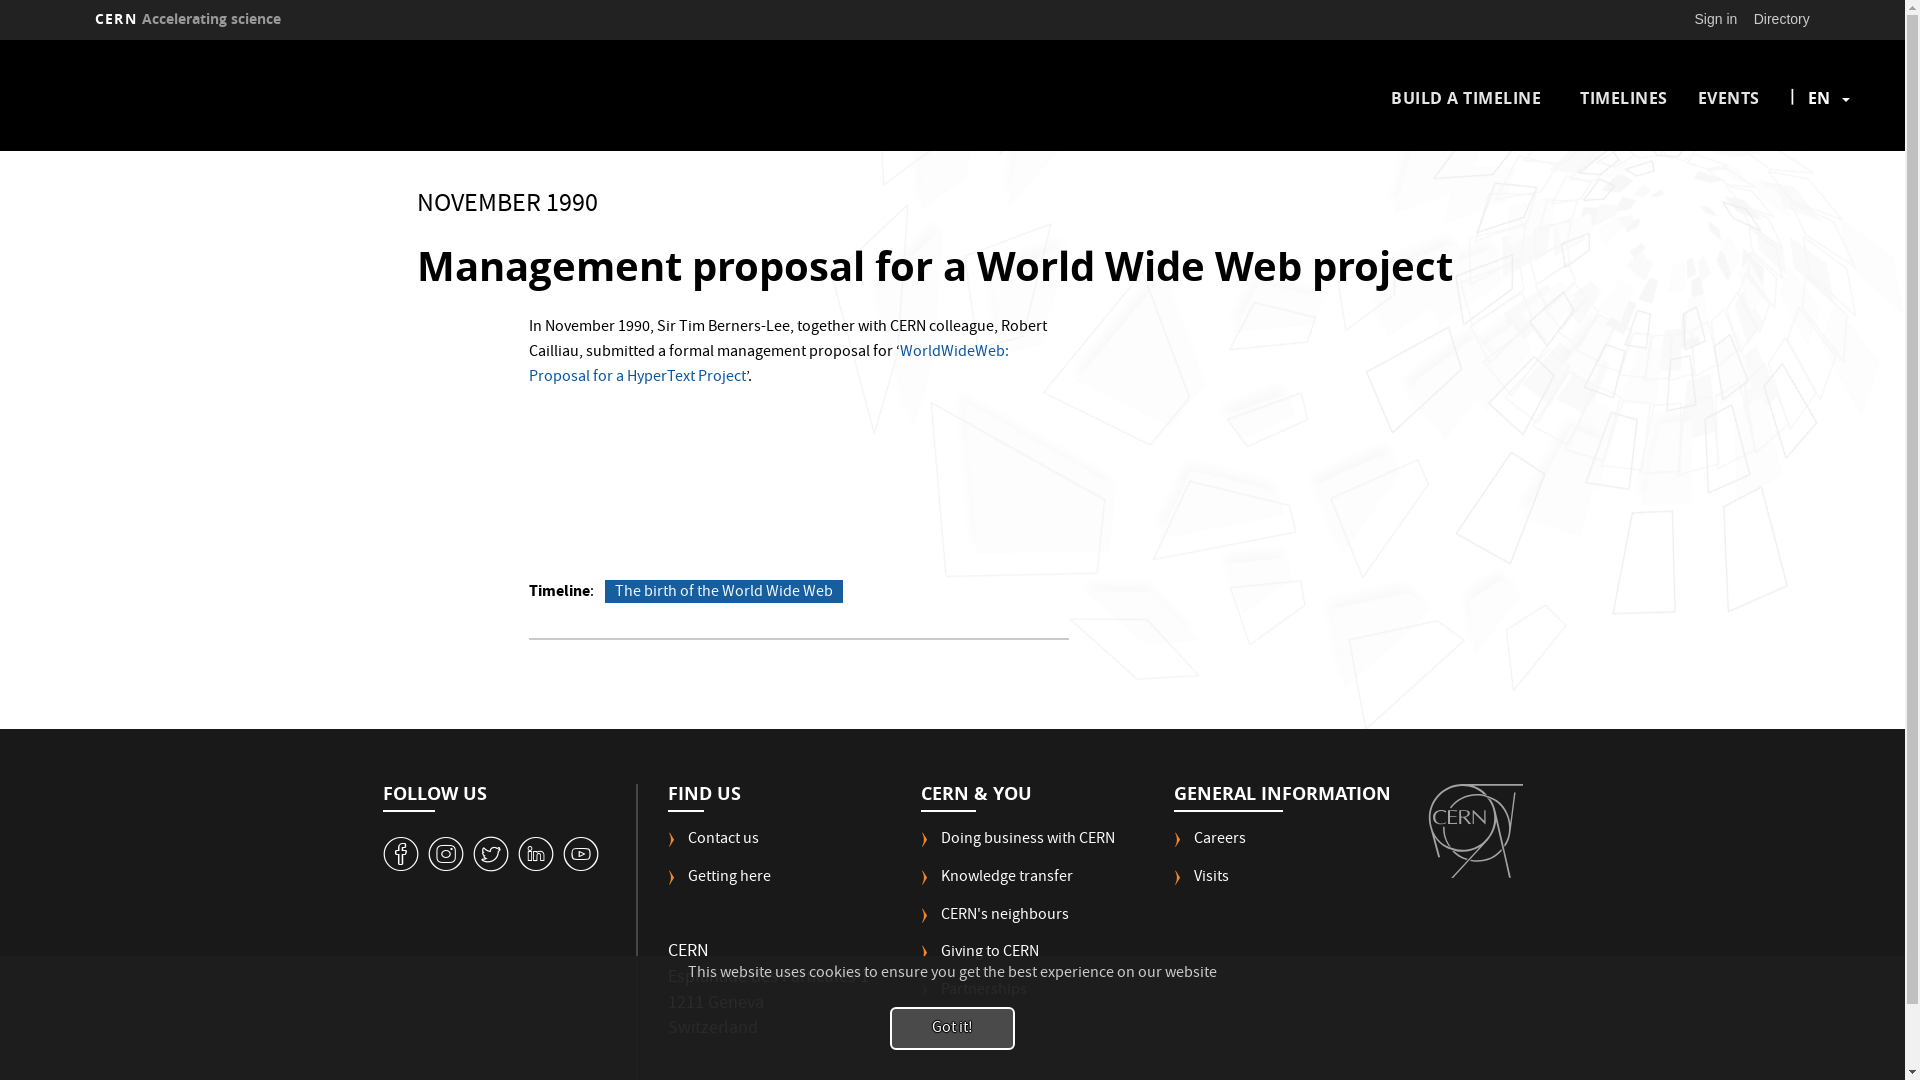 This screenshot has height=1080, width=1920. Describe the element at coordinates (1819, 97) in the screenshot. I see `'|` at that location.